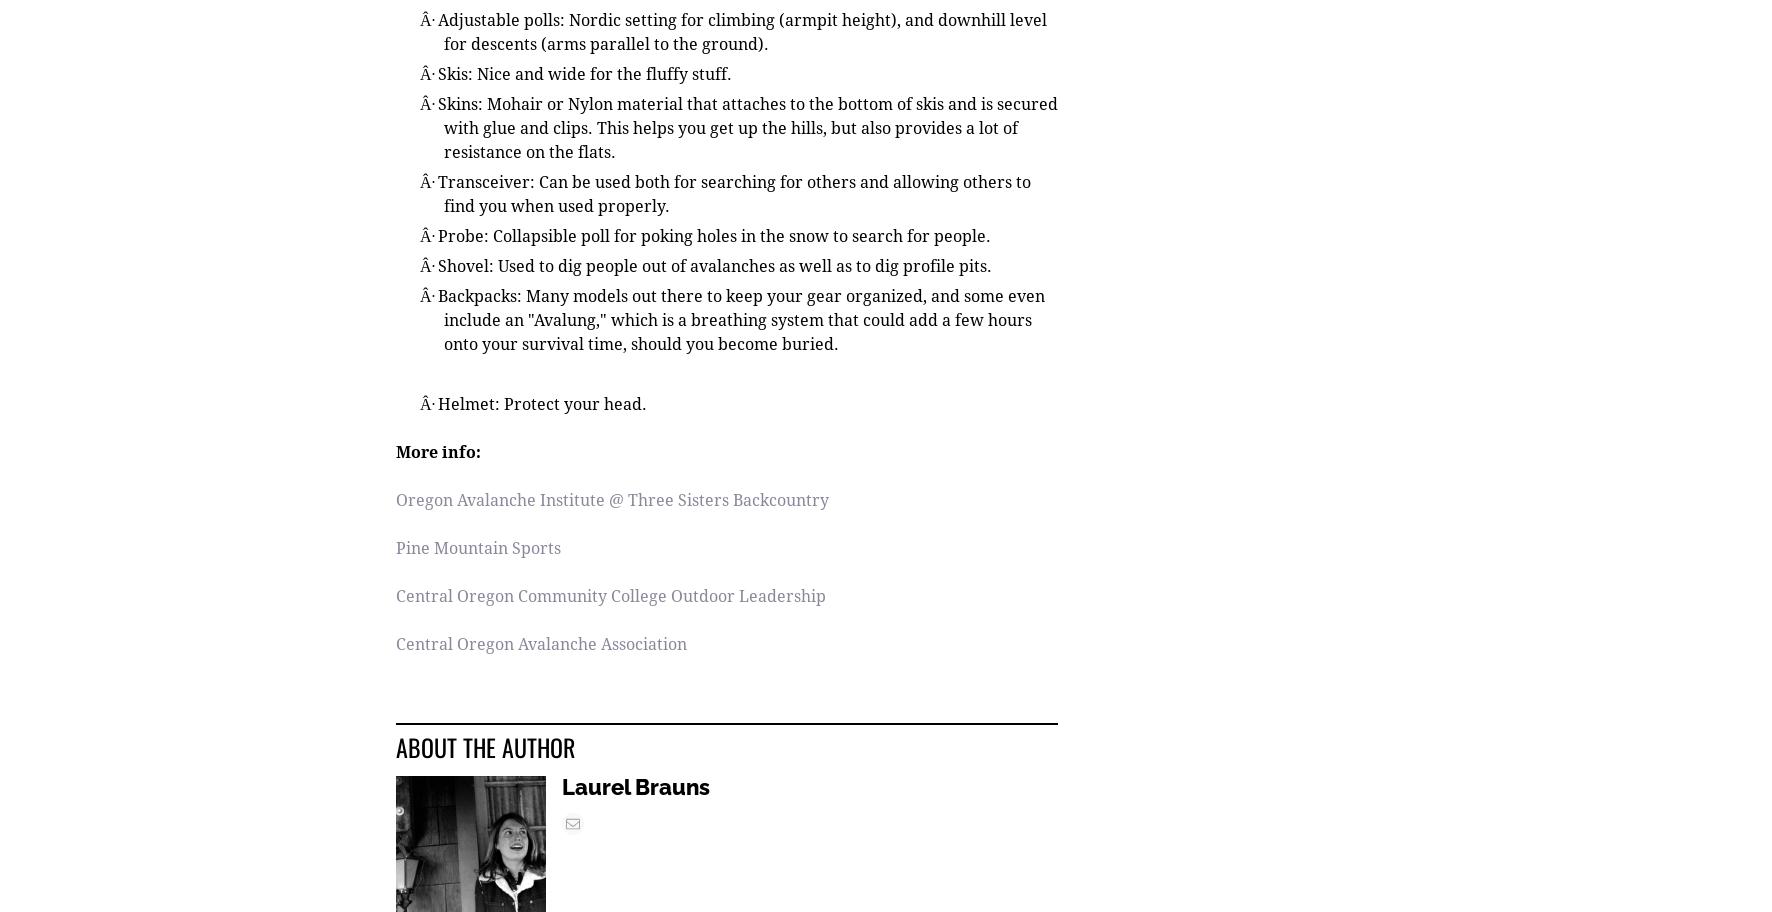 The height and width of the screenshot is (912, 1772). Describe the element at coordinates (561, 789) in the screenshot. I see `'Laurel Brauns'` at that location.